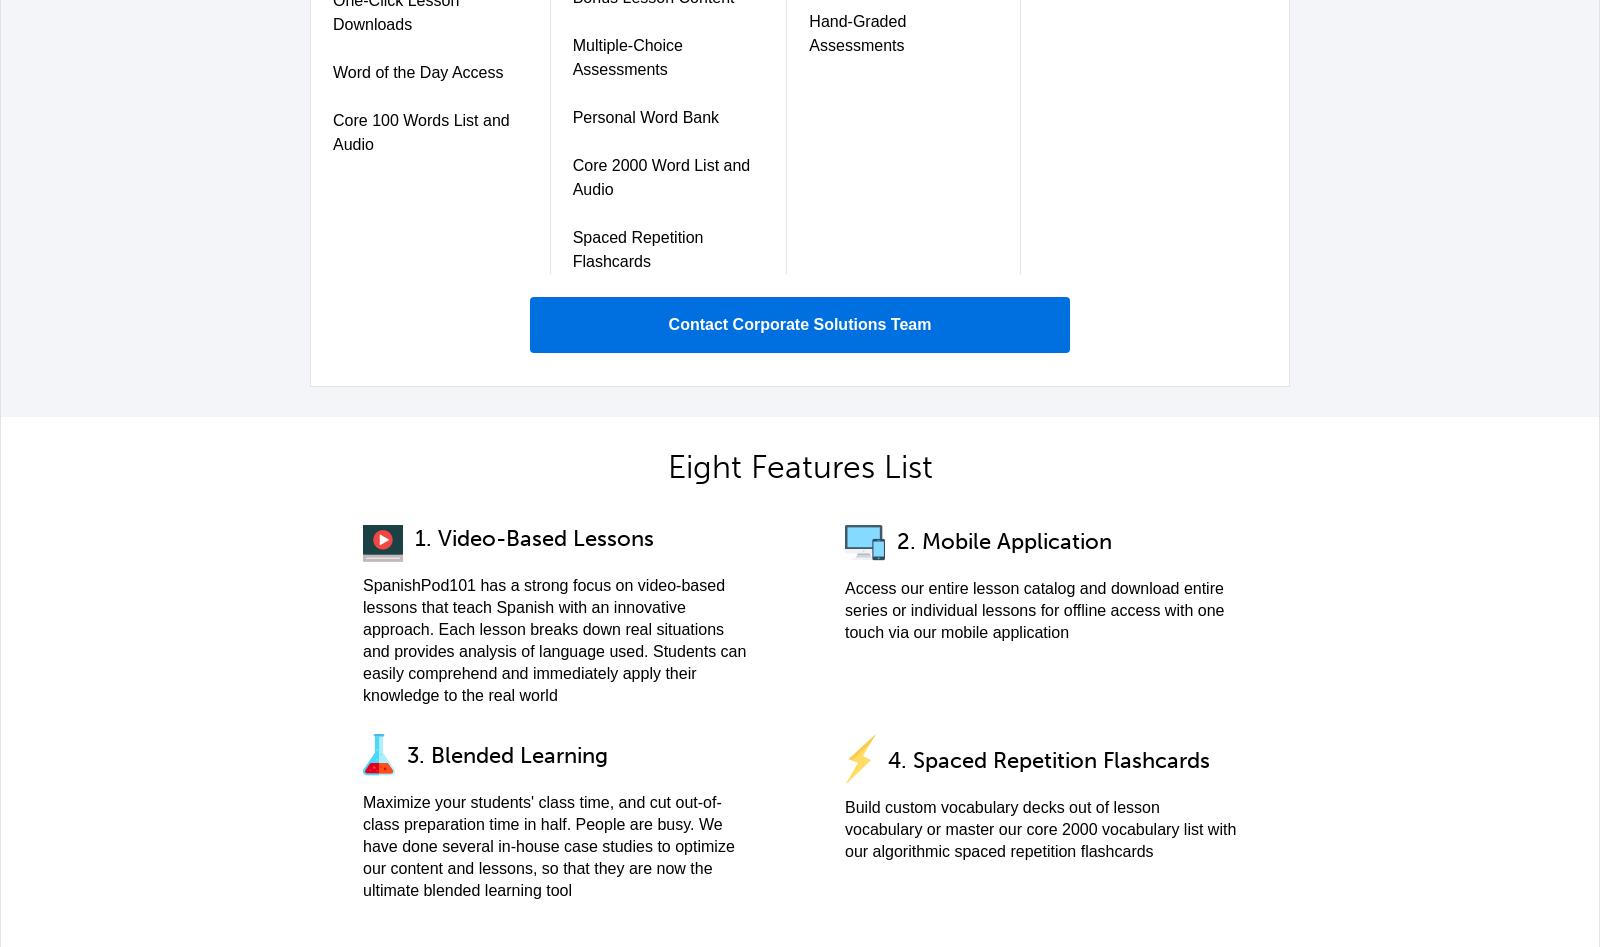 Image resolution: width=1600 pixels, height=947 pixels. I want to click on '3. Blended Learning', so click(506, 754).